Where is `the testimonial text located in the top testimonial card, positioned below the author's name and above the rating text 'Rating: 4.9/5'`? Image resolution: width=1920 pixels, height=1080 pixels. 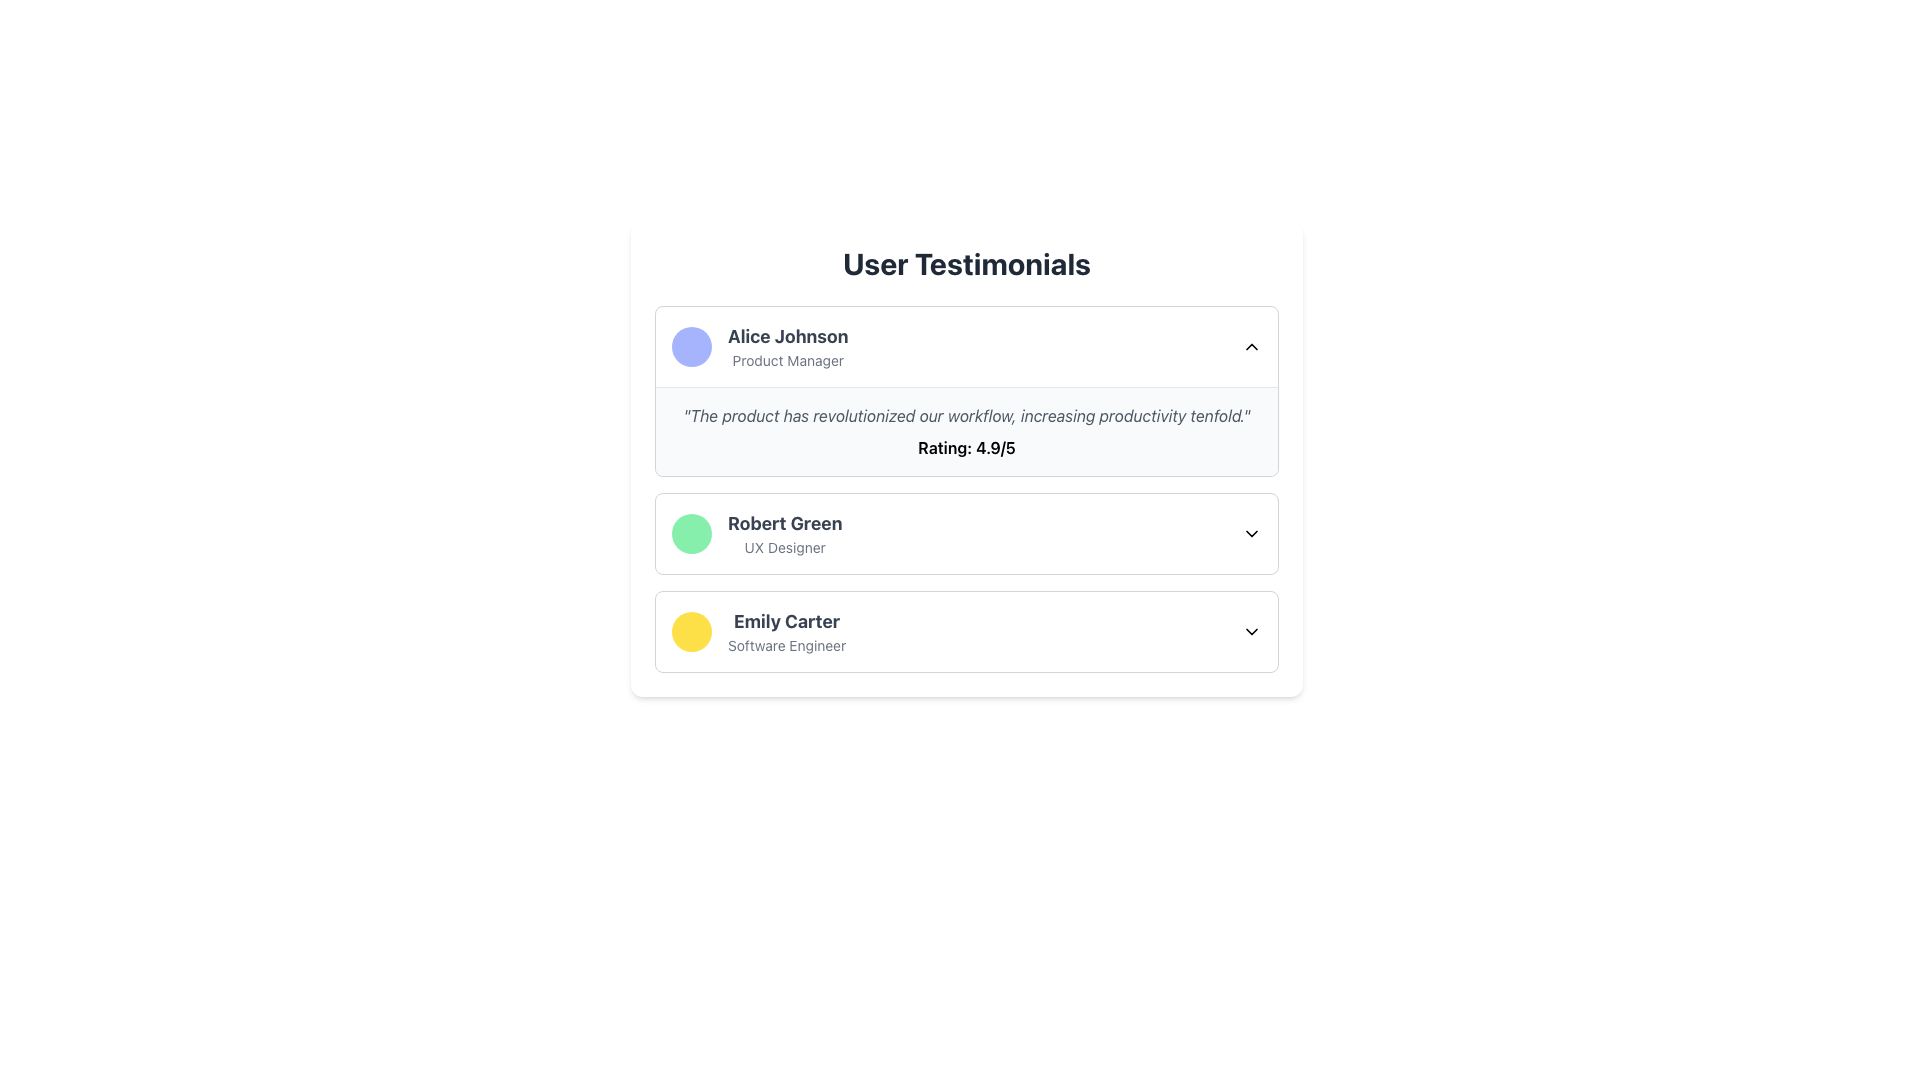
the testimonial text located in the top testimonial card, positioned below the author's name and above the rating text 'Rating: 4.9/5' is located at coordinates (966, 415).